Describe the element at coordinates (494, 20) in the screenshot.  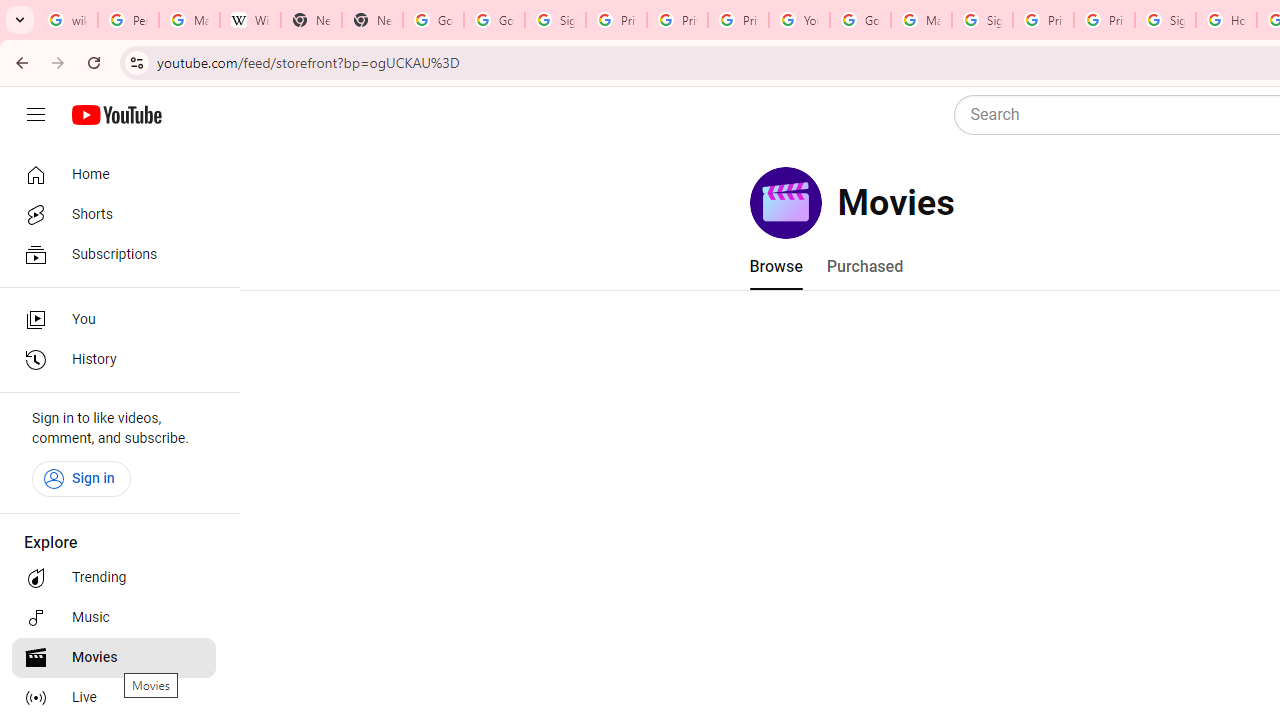
I see `'Google Drive: Sign-in'` at that location.